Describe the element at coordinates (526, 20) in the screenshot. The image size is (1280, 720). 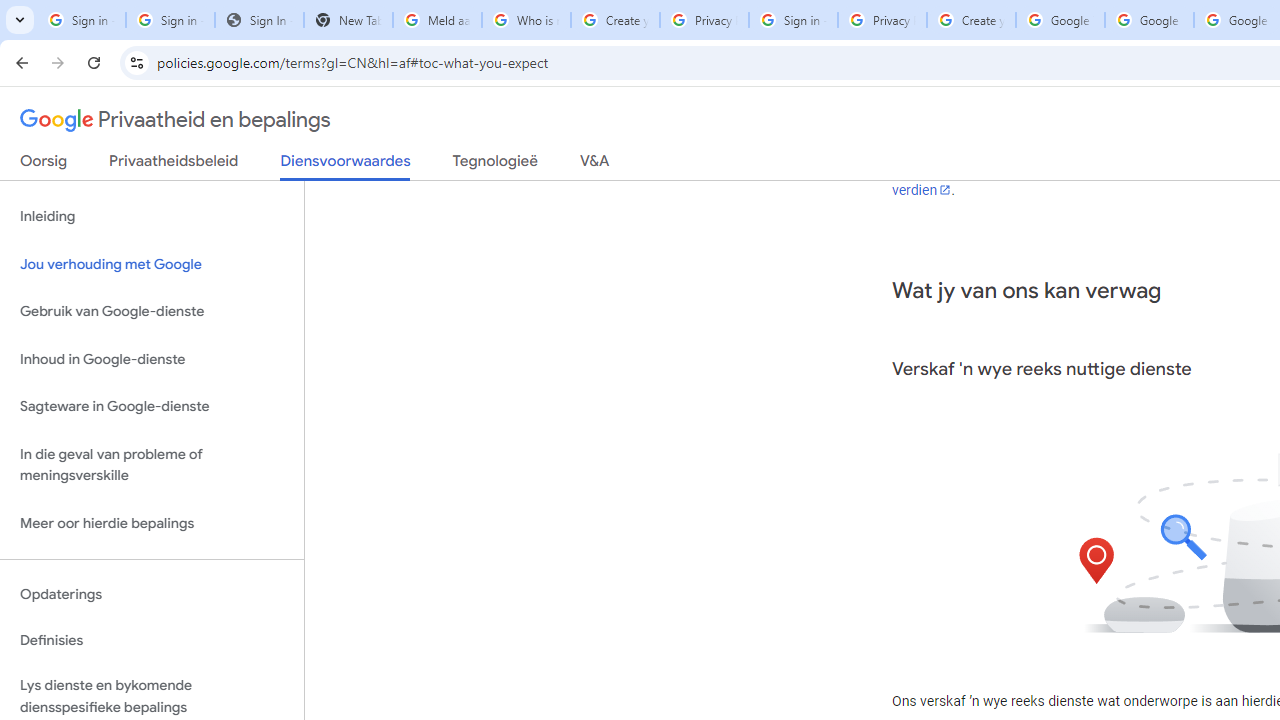
I see `'Who is my administrator? - Google Account Help'` at that location.